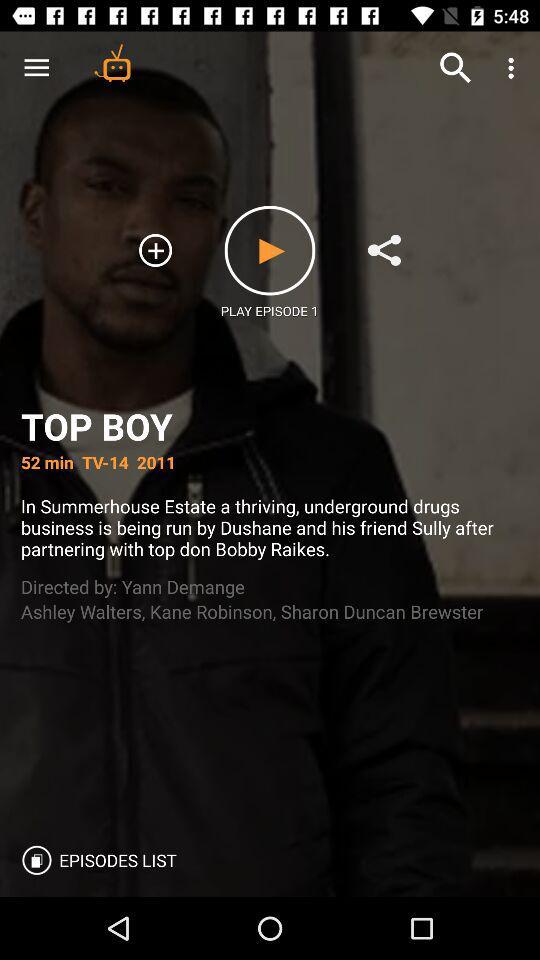  I want to click on to watchlist, so click(154, 249).